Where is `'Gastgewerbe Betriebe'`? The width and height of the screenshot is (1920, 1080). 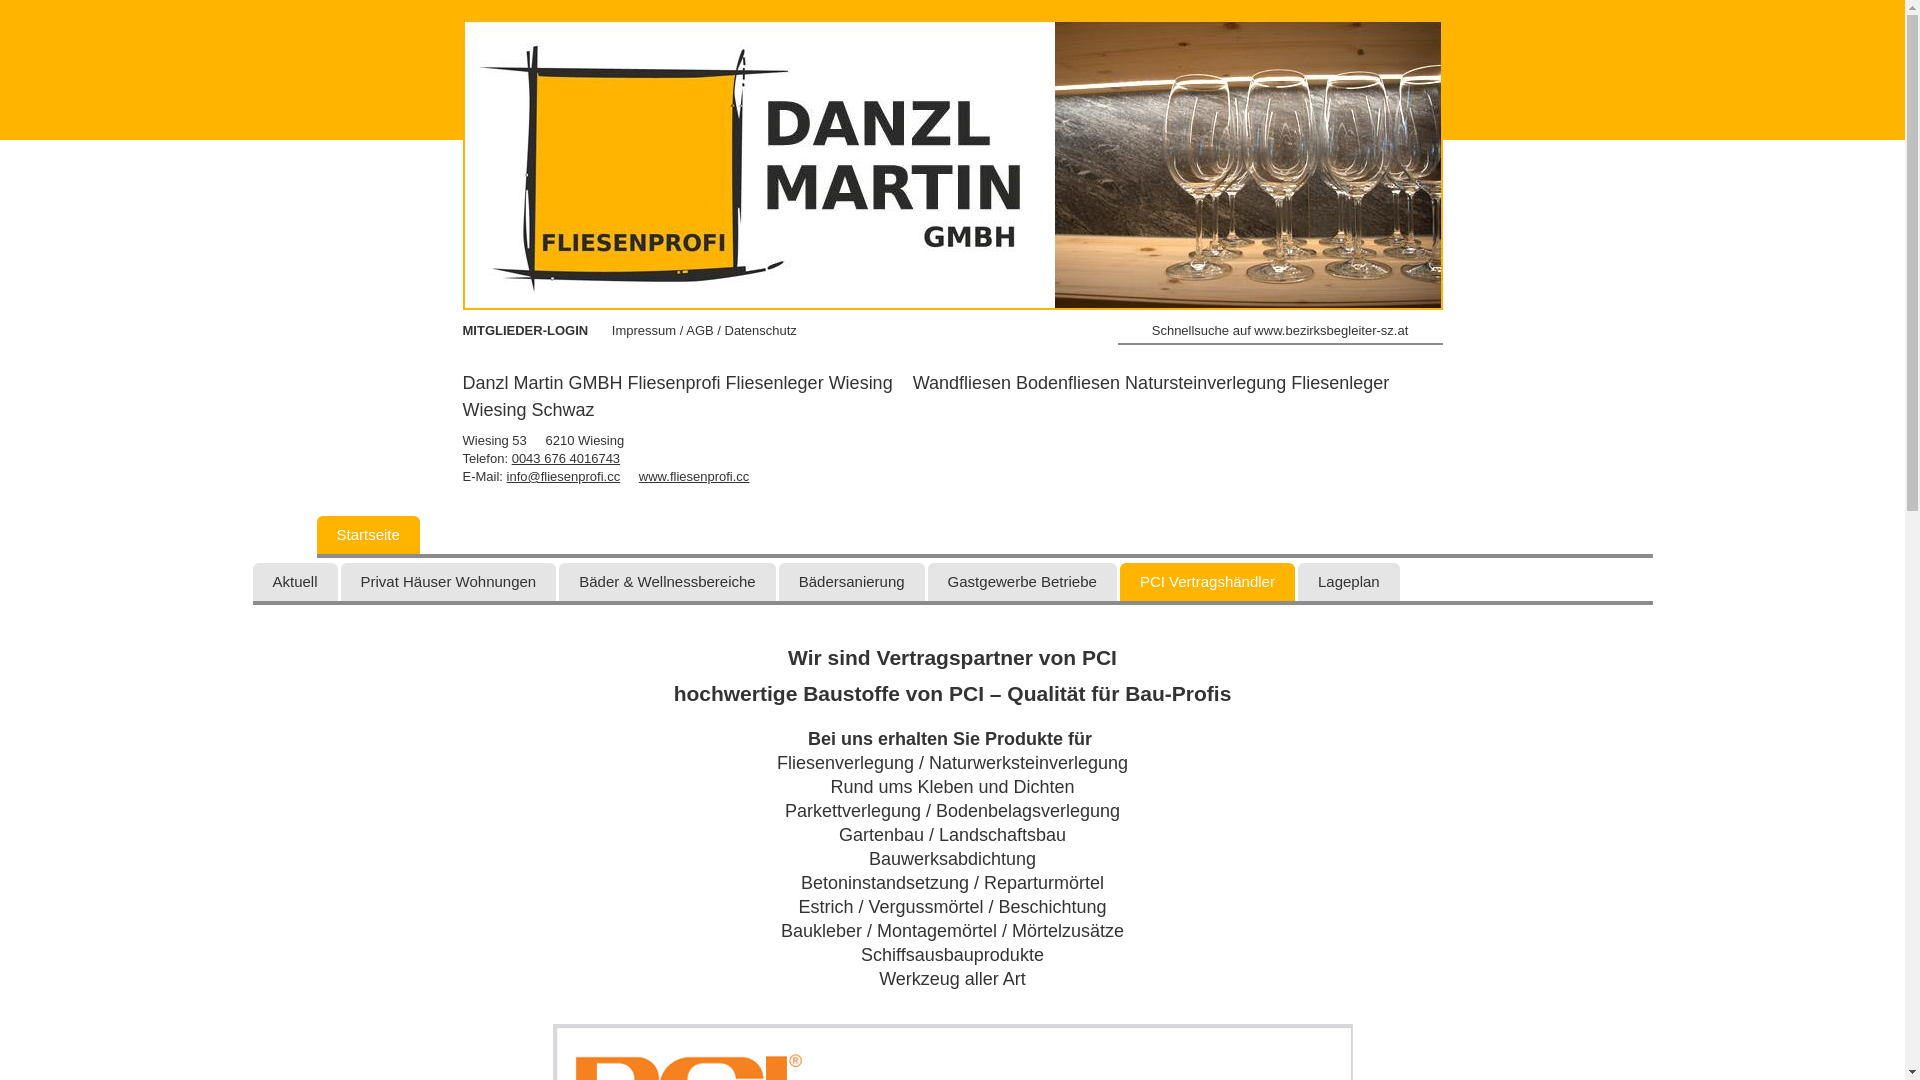 'Gastgewerbe Betriebe' is located at coordinates (1022, 582).